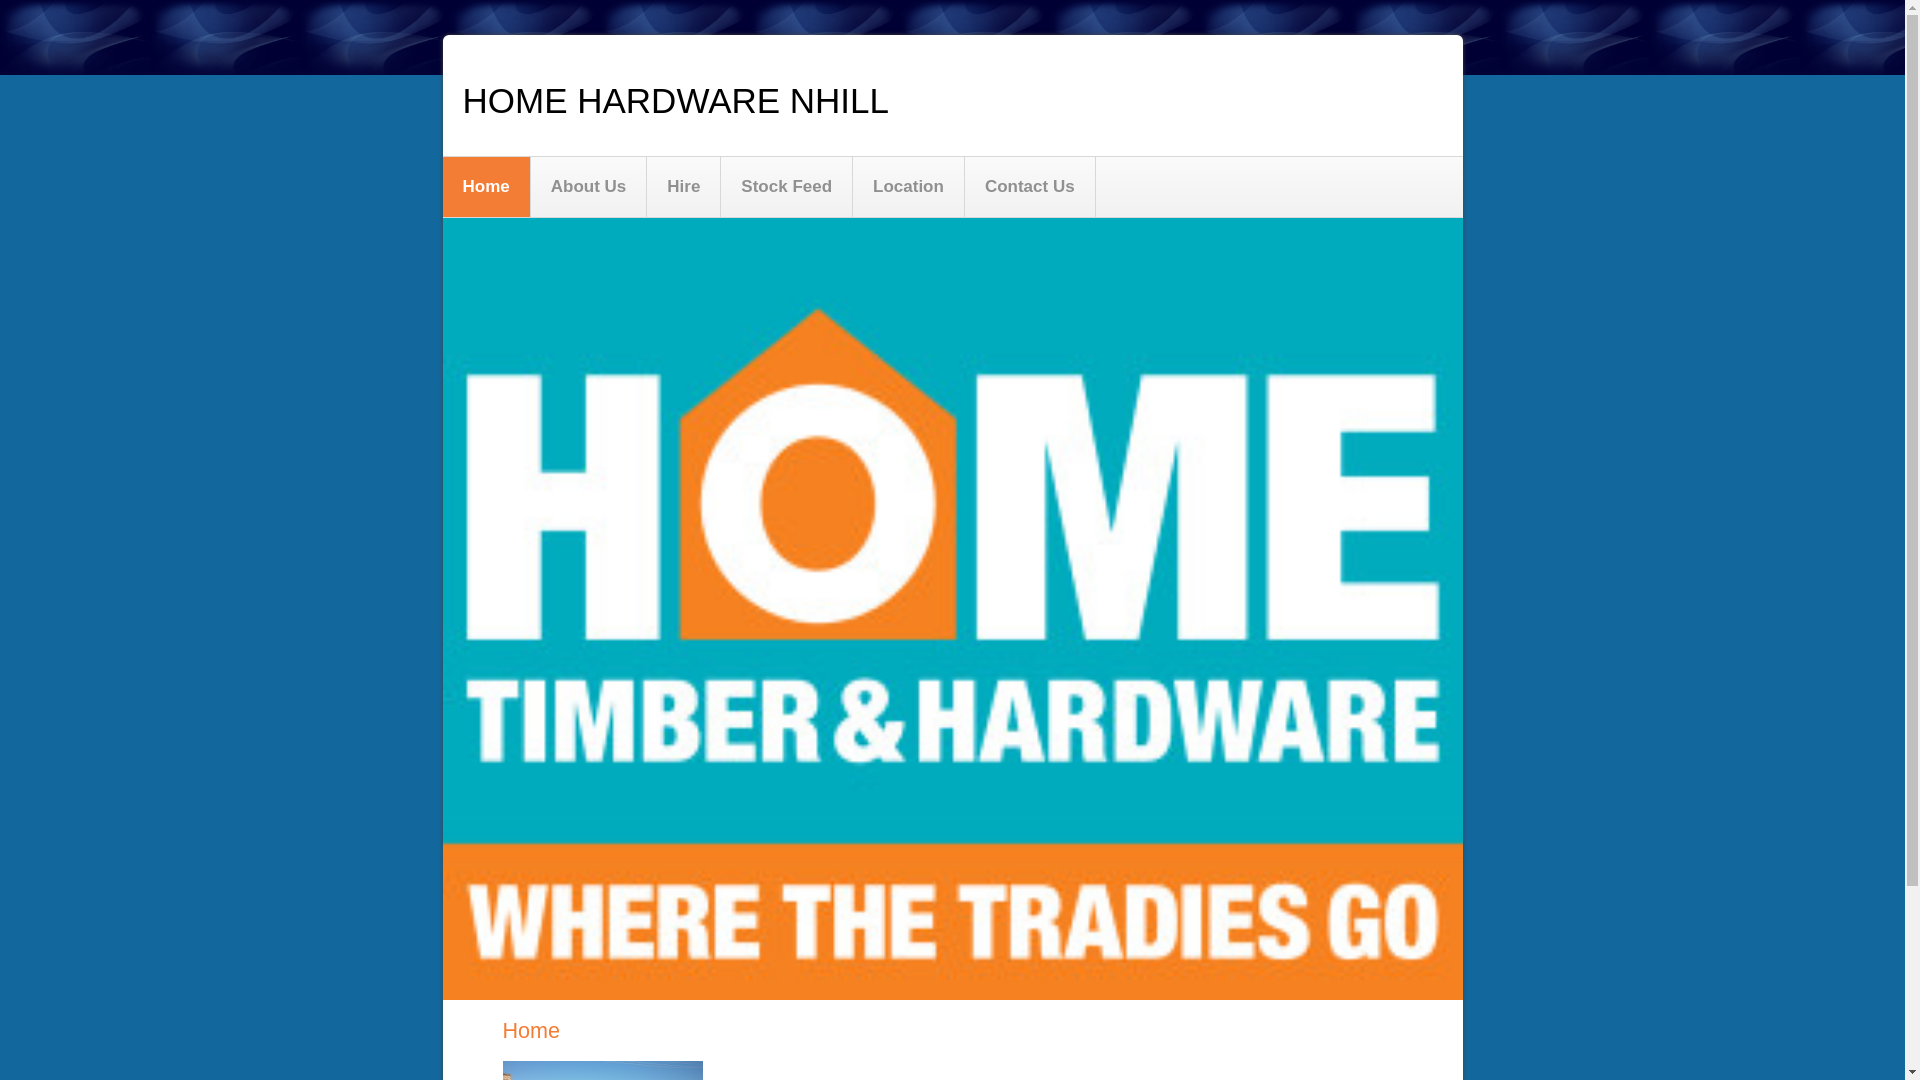 The height and width of the screenshot is (1080, 1920). What do you see at coordinates (1030, 186) in the screenshot?
I see `'Contact Us'` at bounding box center [1030, 186].